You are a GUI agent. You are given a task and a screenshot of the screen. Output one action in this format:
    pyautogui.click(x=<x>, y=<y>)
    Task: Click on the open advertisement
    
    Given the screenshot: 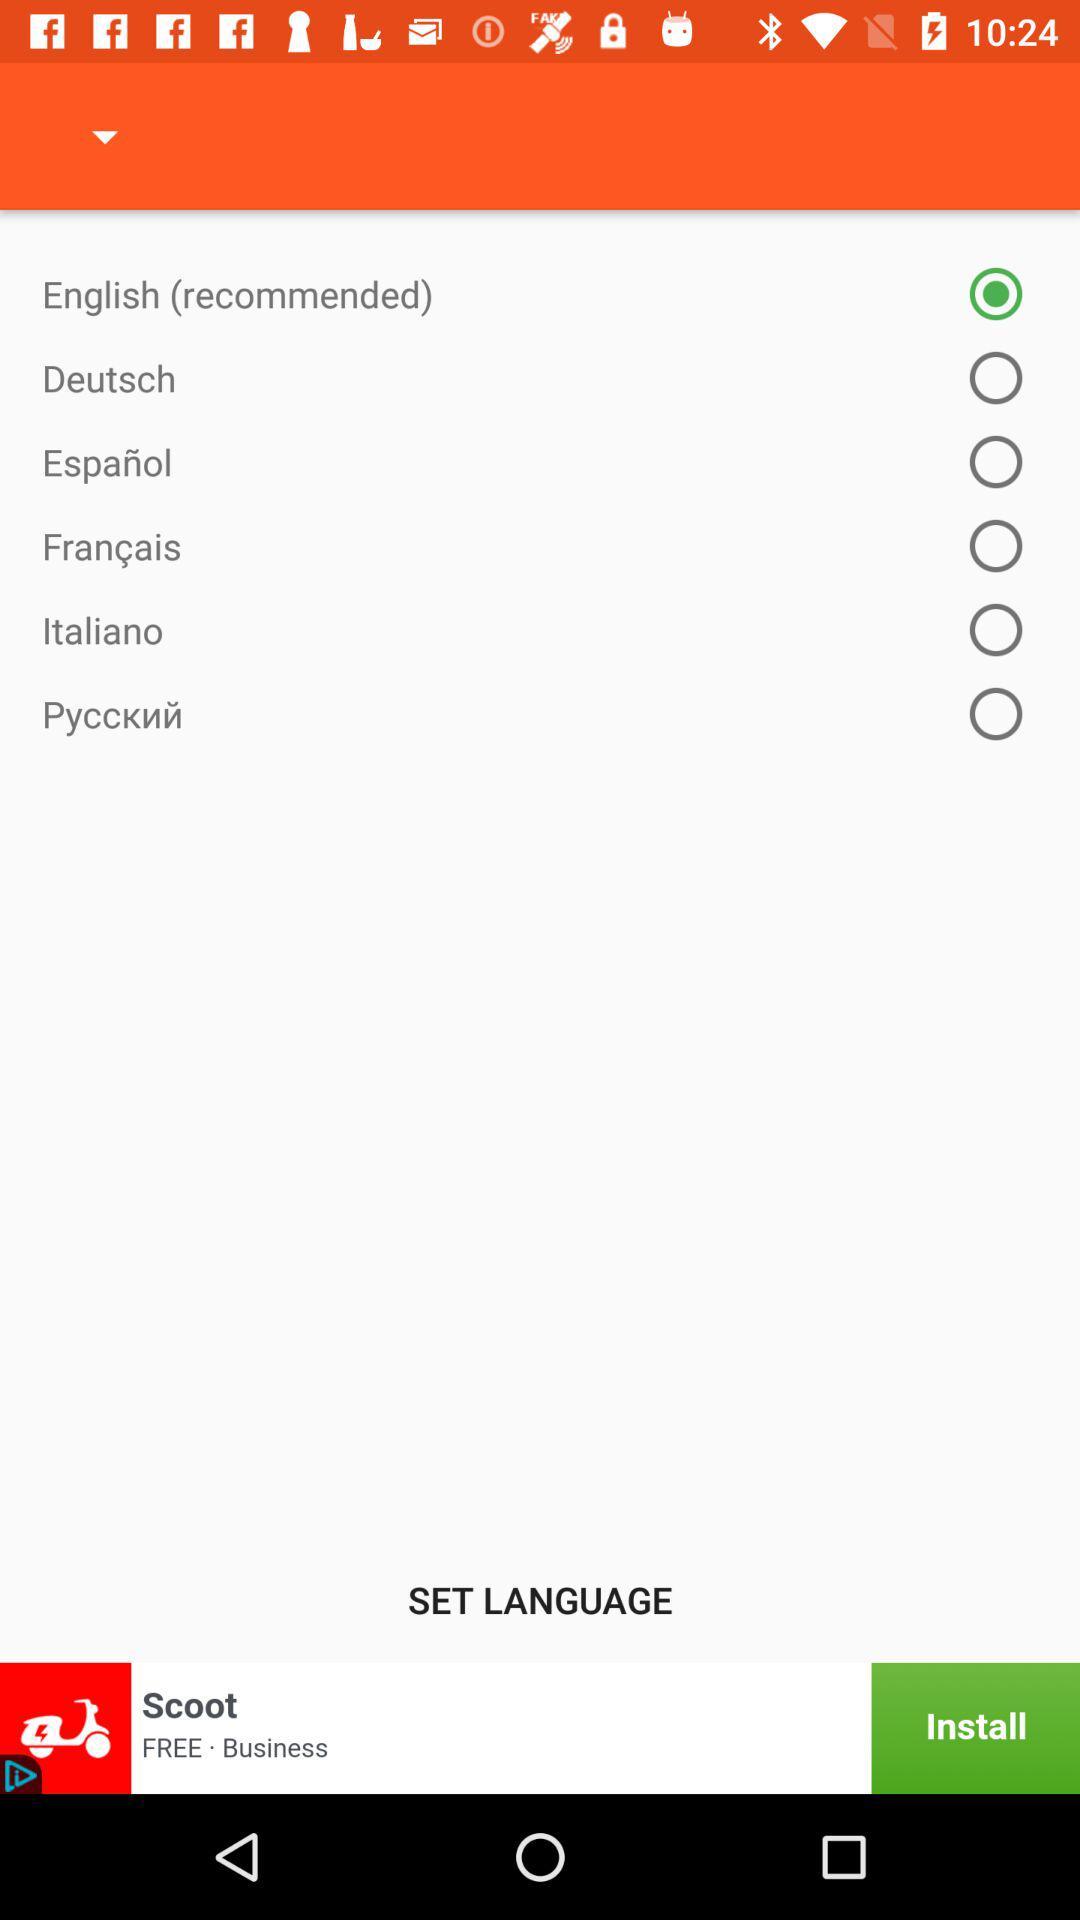 What is the action you would take?
    pyautogui.click(x=540, y=1727)
    